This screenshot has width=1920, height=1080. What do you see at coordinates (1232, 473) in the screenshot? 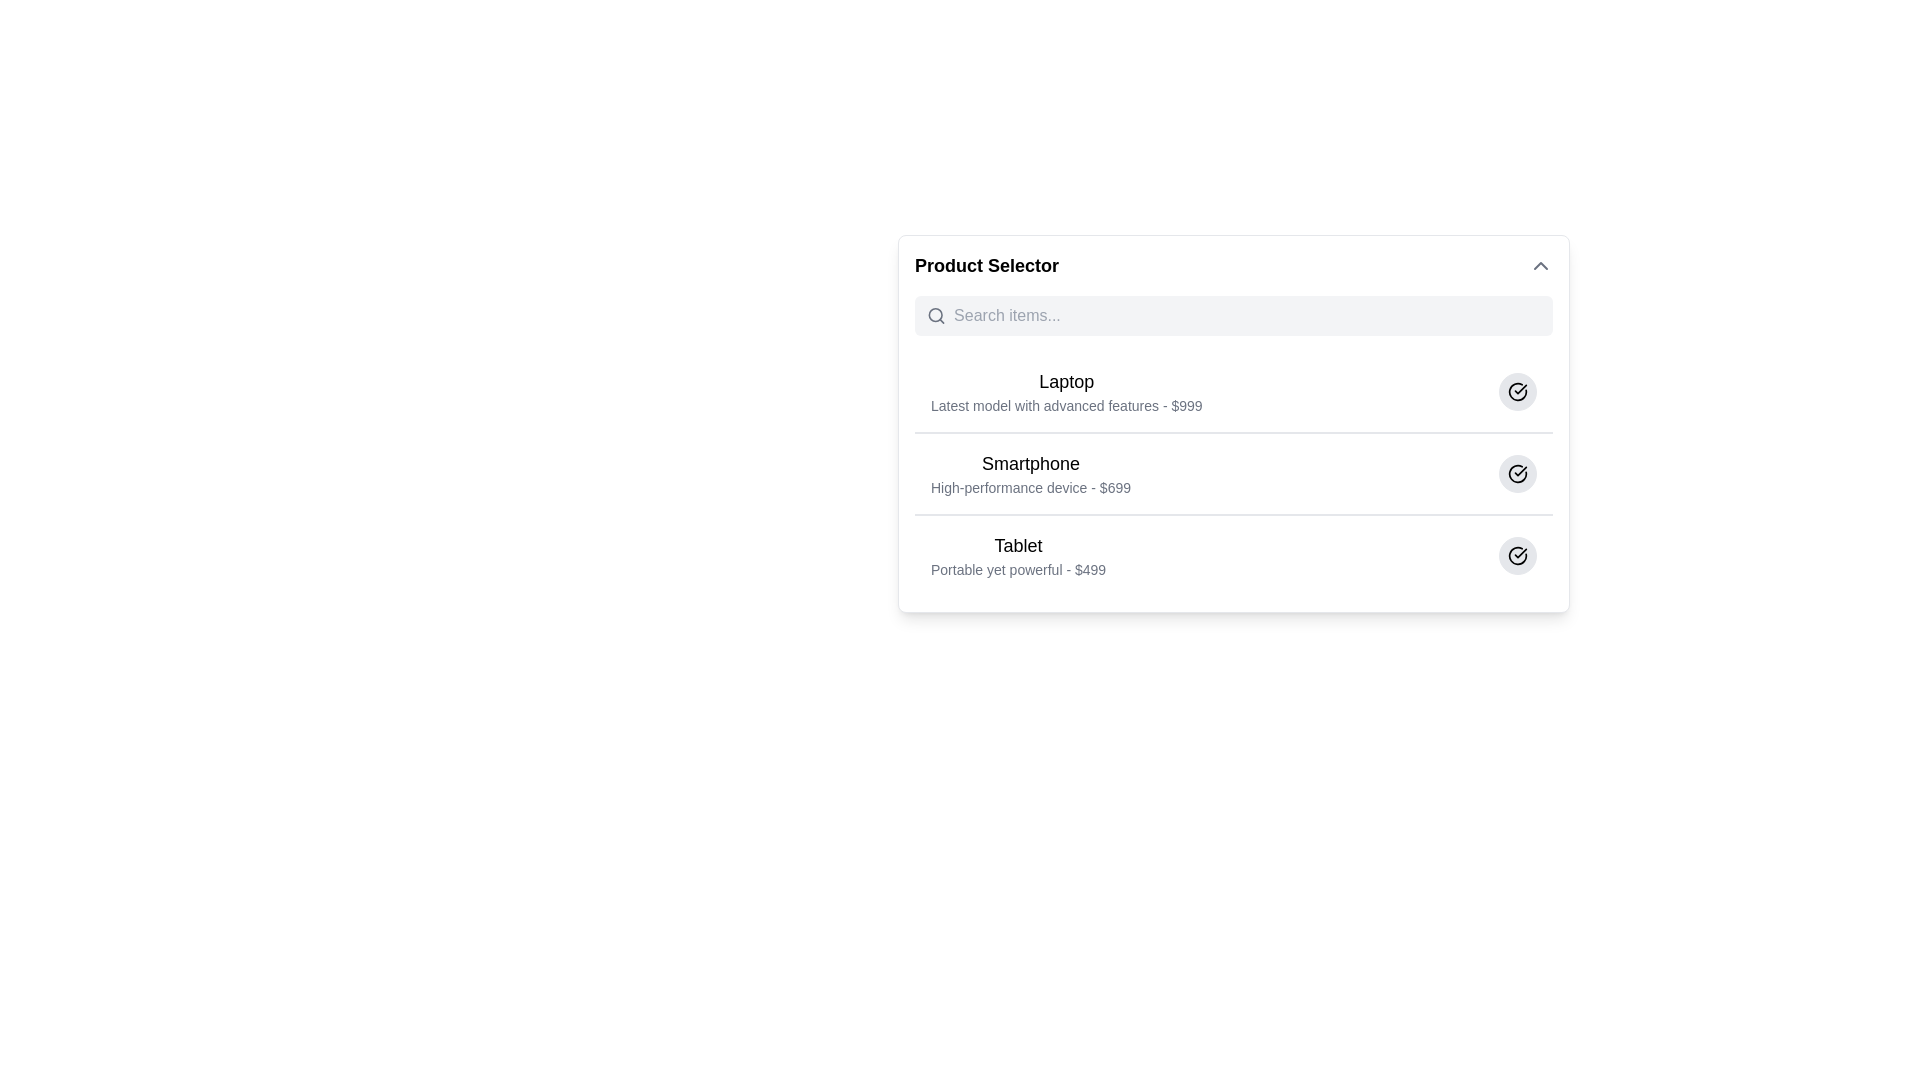
I see `the second item in the 'Product Selector' list, which contains a title, description, and an interactive checkmark button` at bounding box center [1232, 473].